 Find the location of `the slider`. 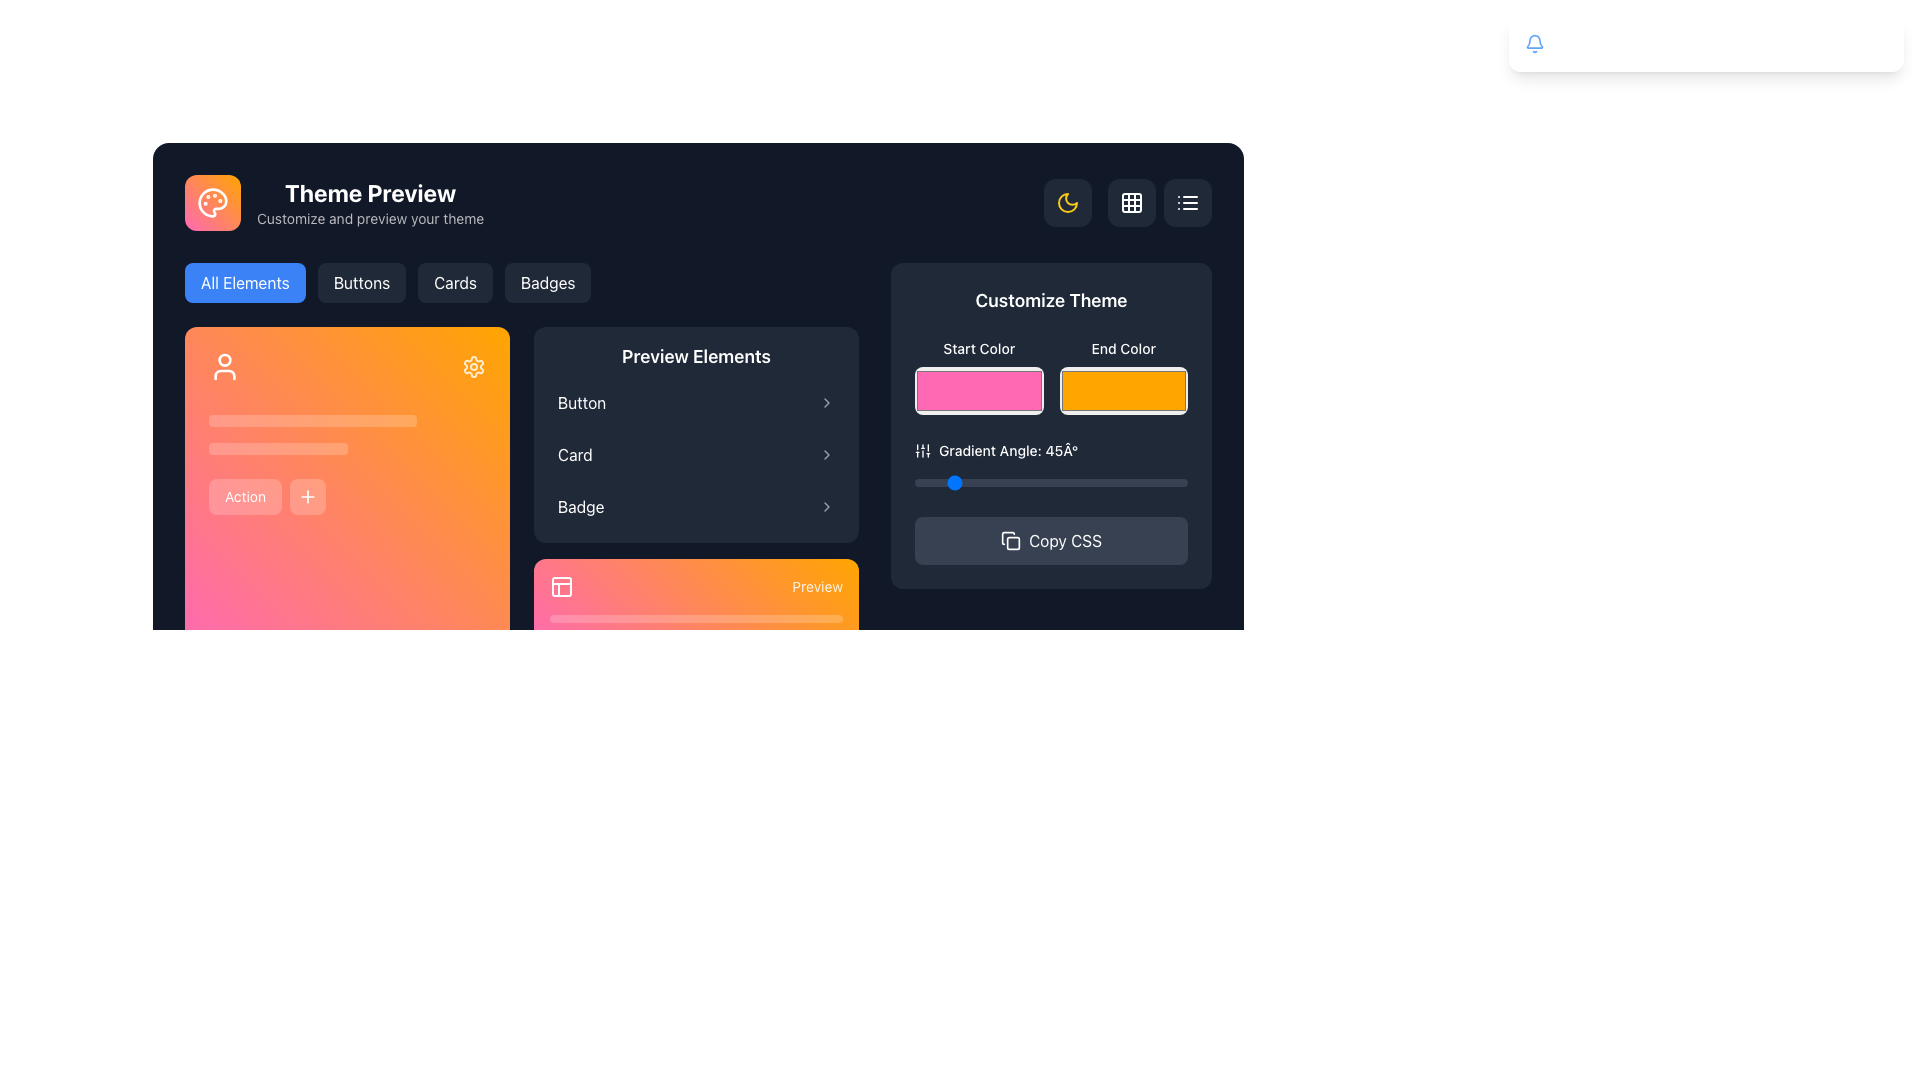

the slider is located at coordinates (321, 419).